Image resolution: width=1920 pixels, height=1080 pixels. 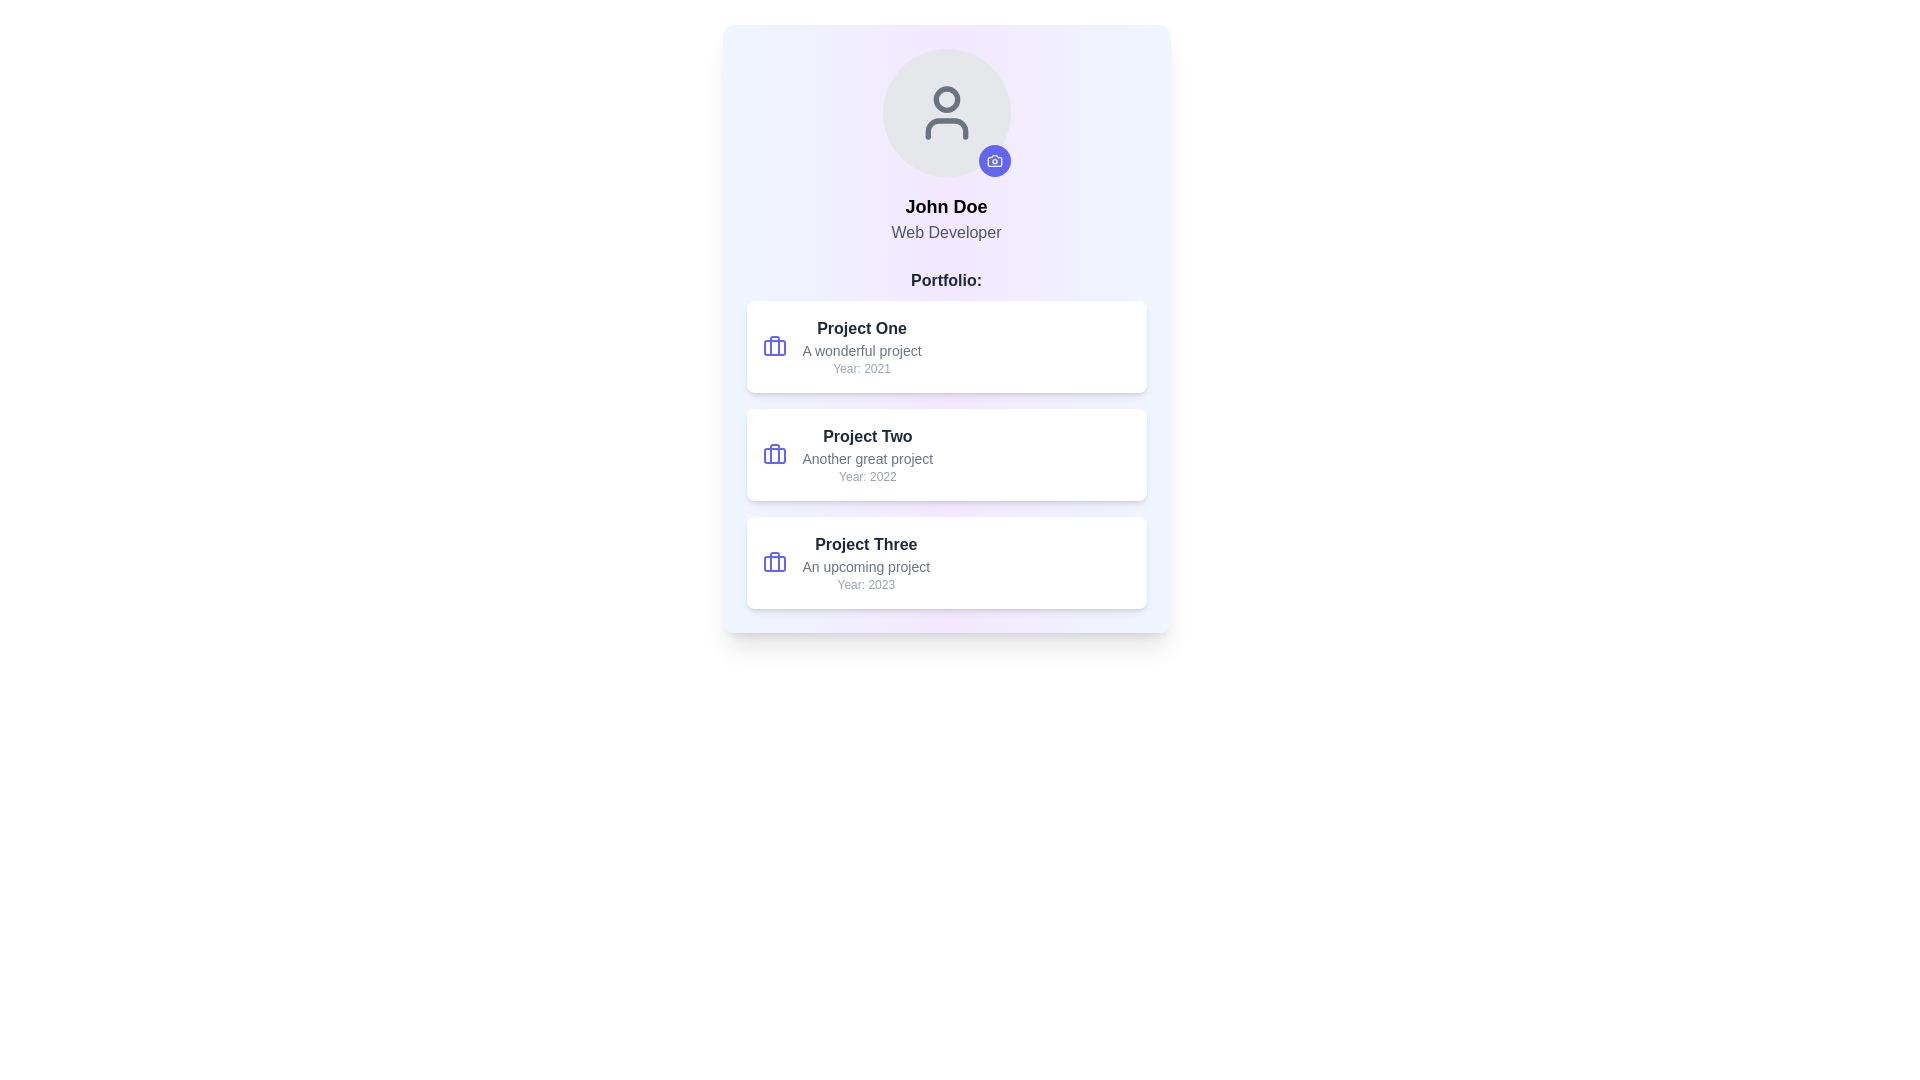 What do you see at coordinates (866, 544) in the screenshot?
I see `the text label displaying the title 'Project Three' in bold, dark-gray text, which serves as a prominent heading for its section` at bounding box center [866, 544].